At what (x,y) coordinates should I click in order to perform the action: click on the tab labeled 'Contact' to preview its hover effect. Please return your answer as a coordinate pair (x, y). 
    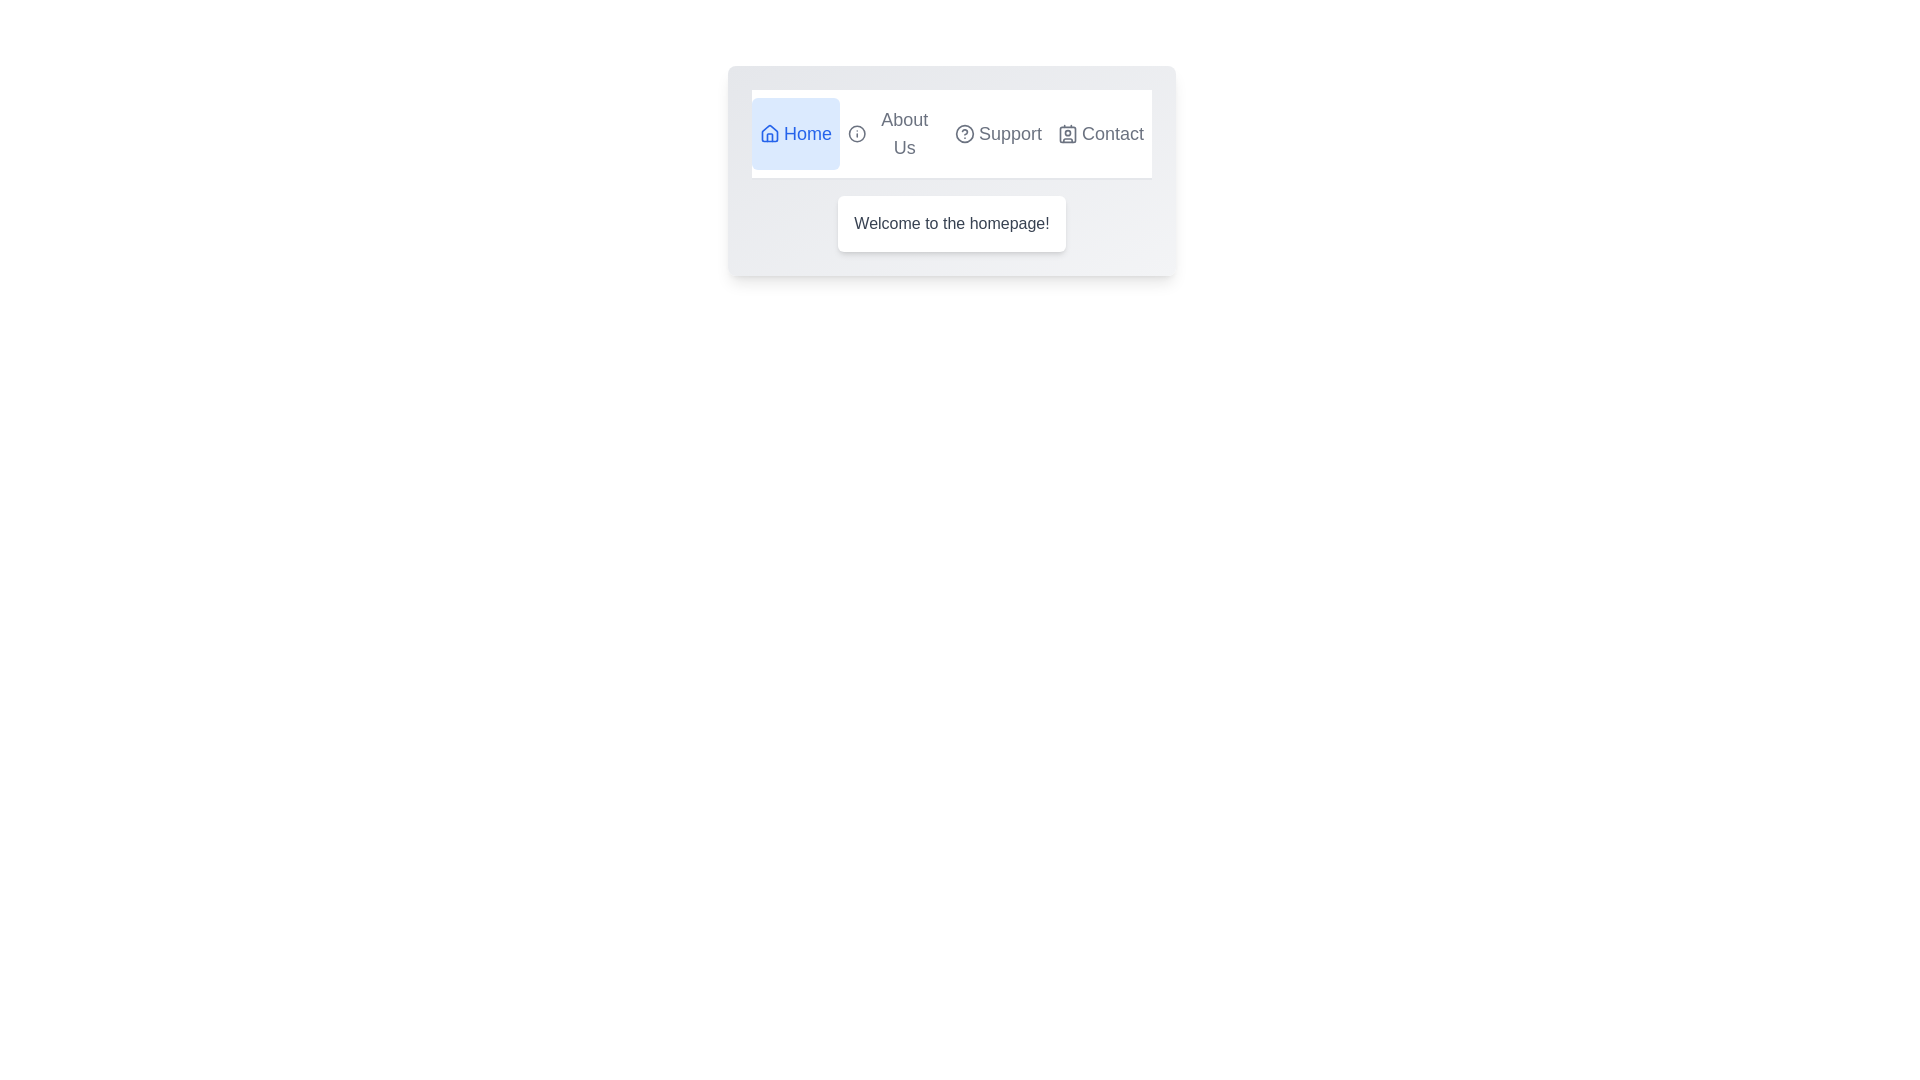
    Looking at the image, I should click on (1099, 134).